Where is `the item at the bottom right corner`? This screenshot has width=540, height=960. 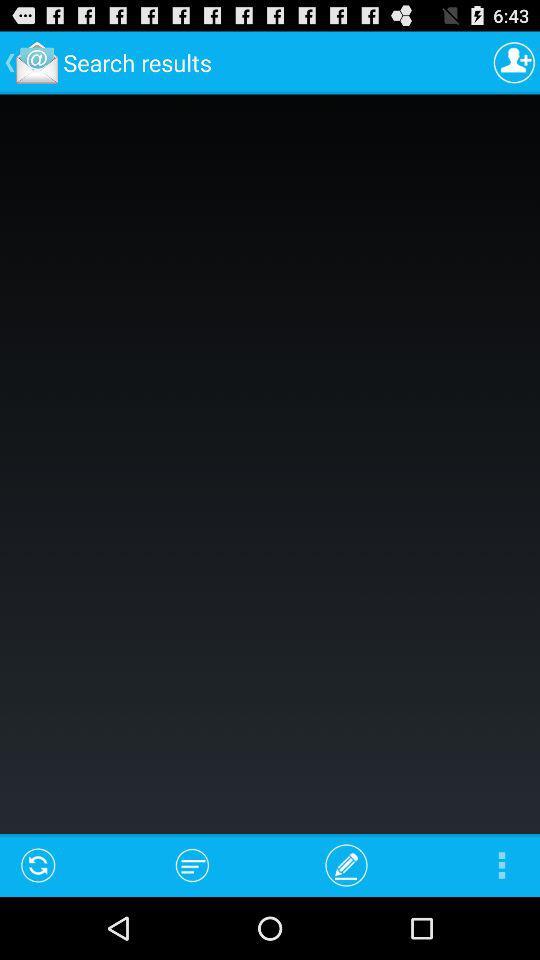
the item at the bottom right corner is located at coordinates (500, 864).